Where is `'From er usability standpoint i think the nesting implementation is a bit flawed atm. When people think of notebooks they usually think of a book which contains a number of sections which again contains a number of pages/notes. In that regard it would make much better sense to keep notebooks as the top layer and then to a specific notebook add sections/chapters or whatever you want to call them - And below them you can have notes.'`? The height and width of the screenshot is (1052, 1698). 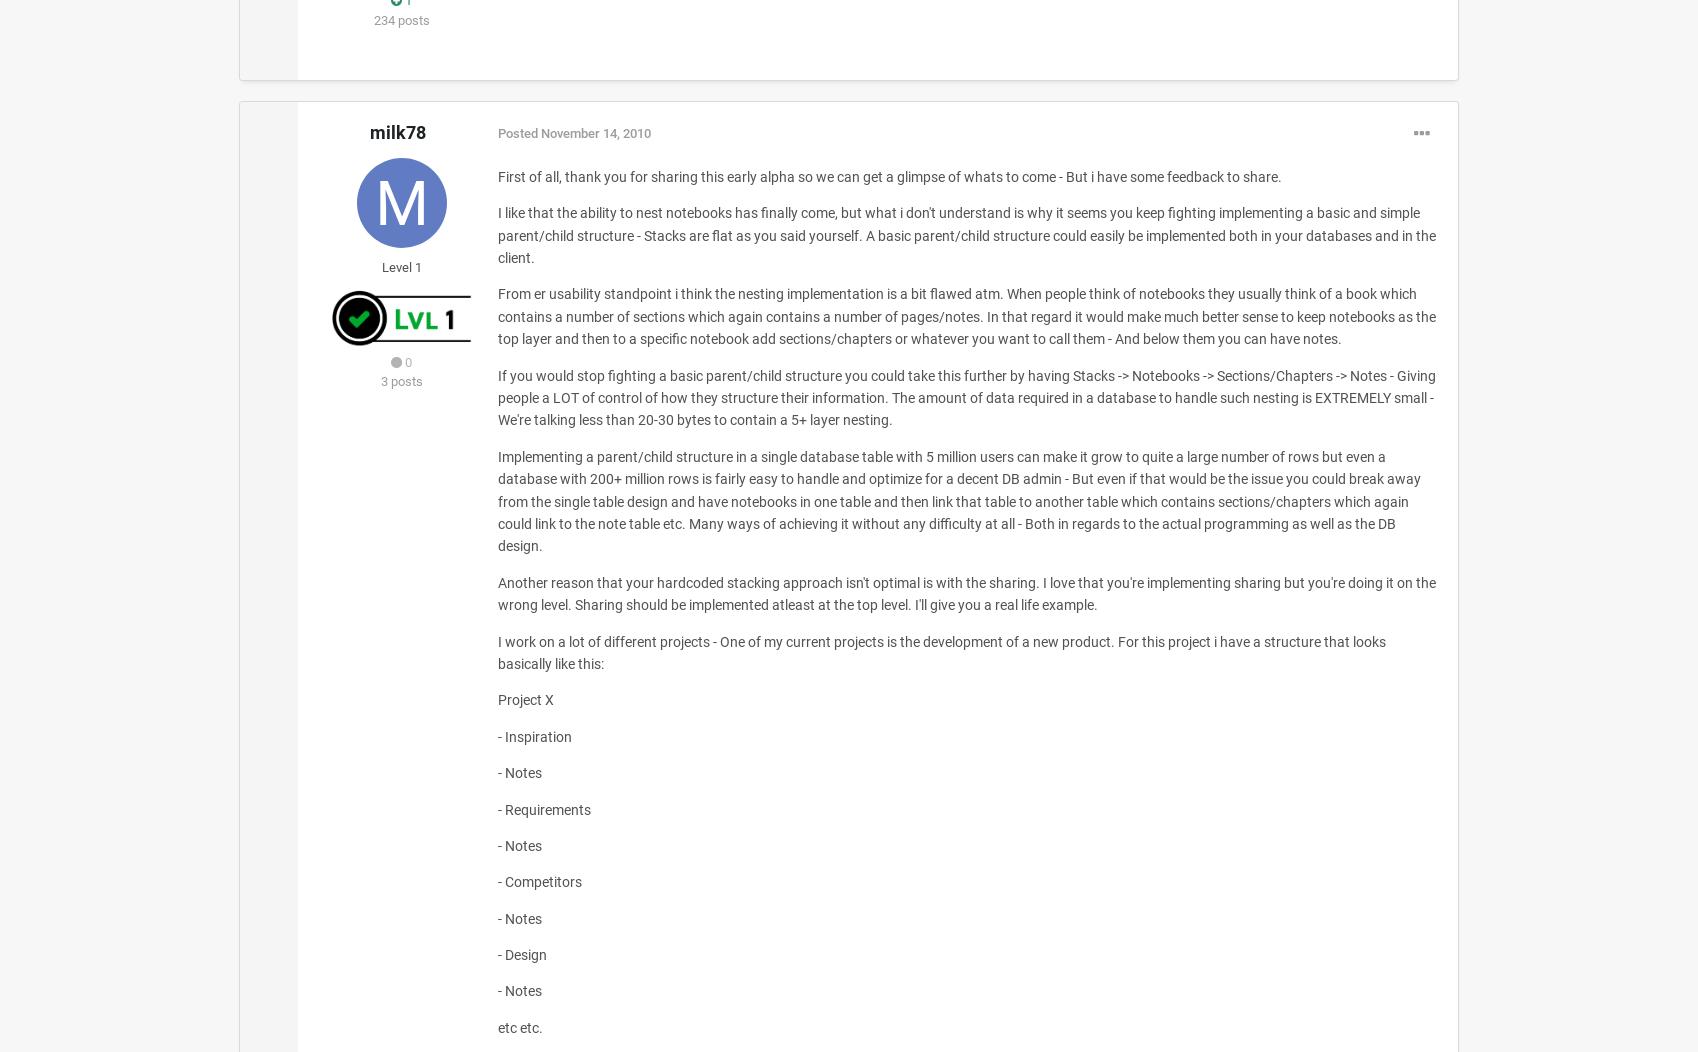 'From er usability standpoint i think the nesting implementation is a bit flawed atm. When people think of notebooks they usually think of a book which contains a number of sections which again contains a number of pages/notes. In that regard it would make much better sense to keep notebooks as the top layer and then to a specific notebook add sections/chapters or whatever you want to call them - And below them you can have notes.' is located at coordinates (496, 315).